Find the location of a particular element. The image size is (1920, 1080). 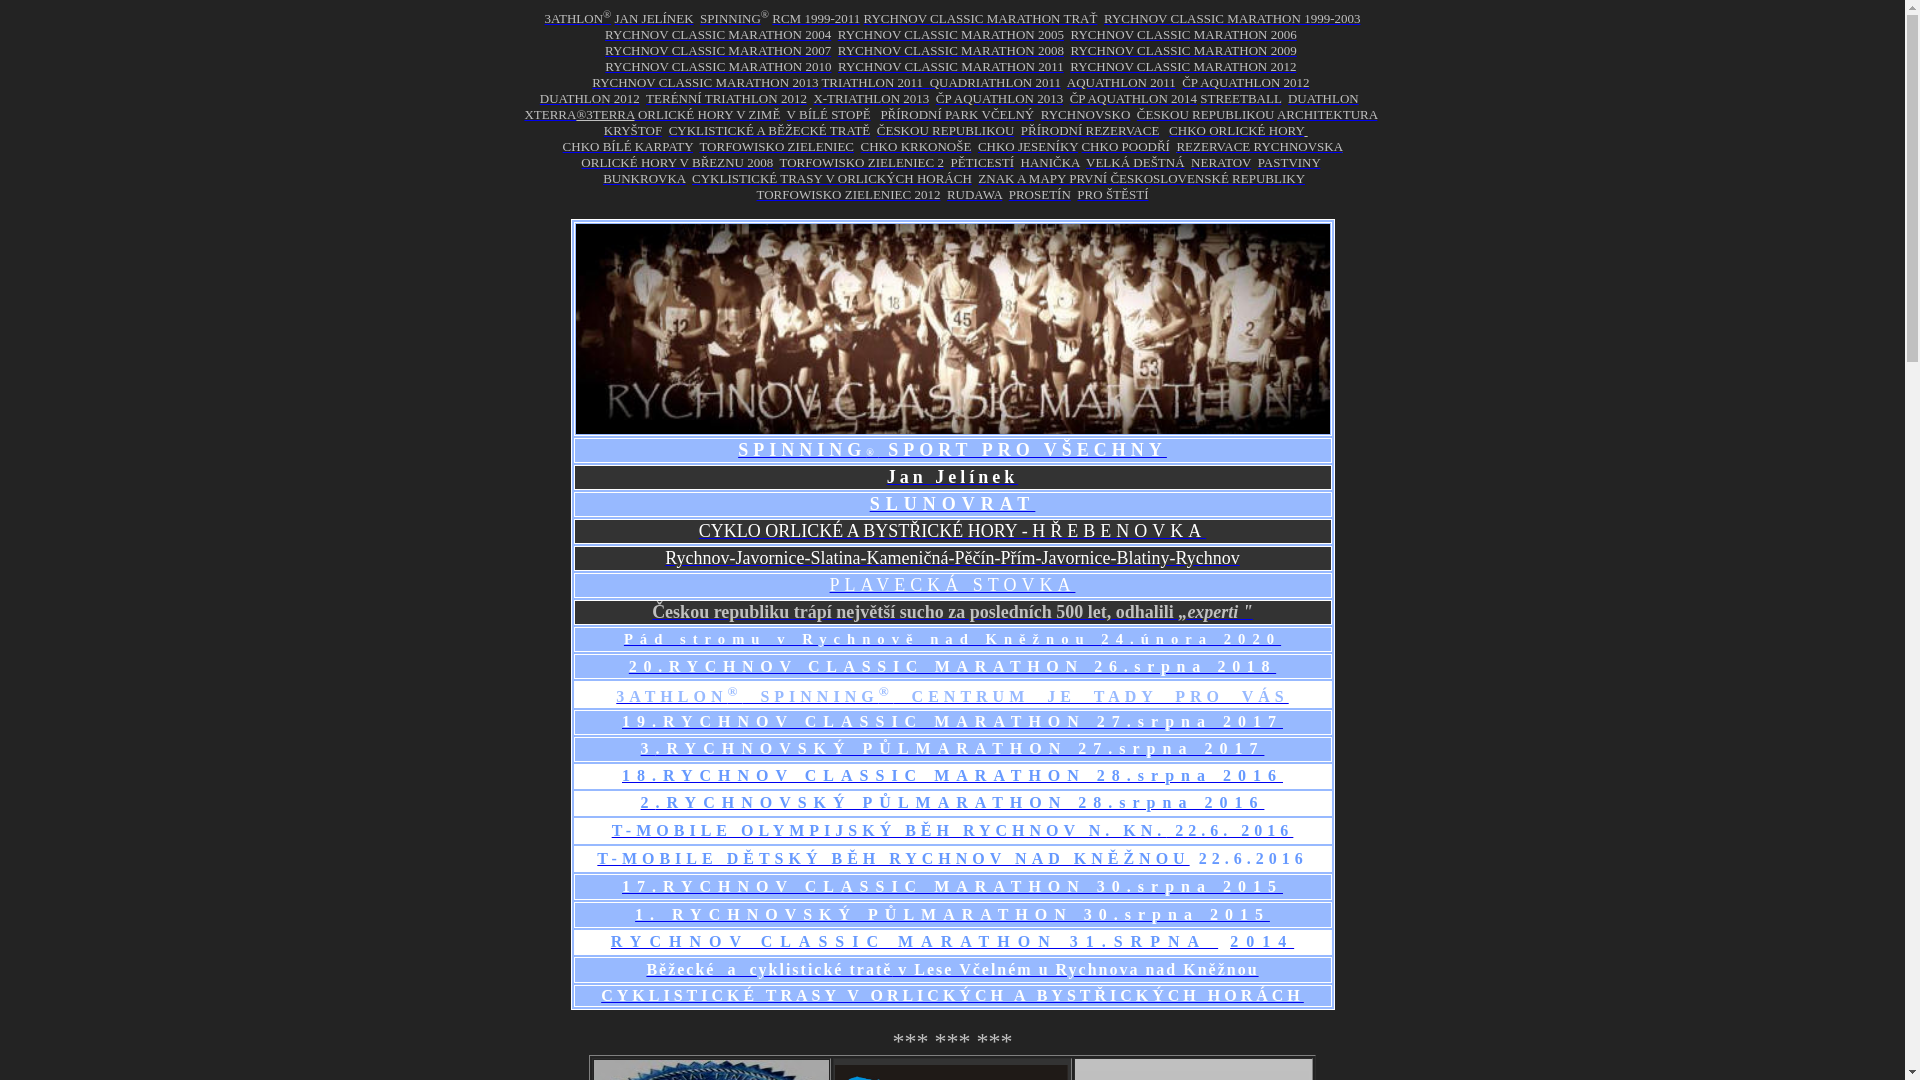

'18' is located at coordinates (636, 774).